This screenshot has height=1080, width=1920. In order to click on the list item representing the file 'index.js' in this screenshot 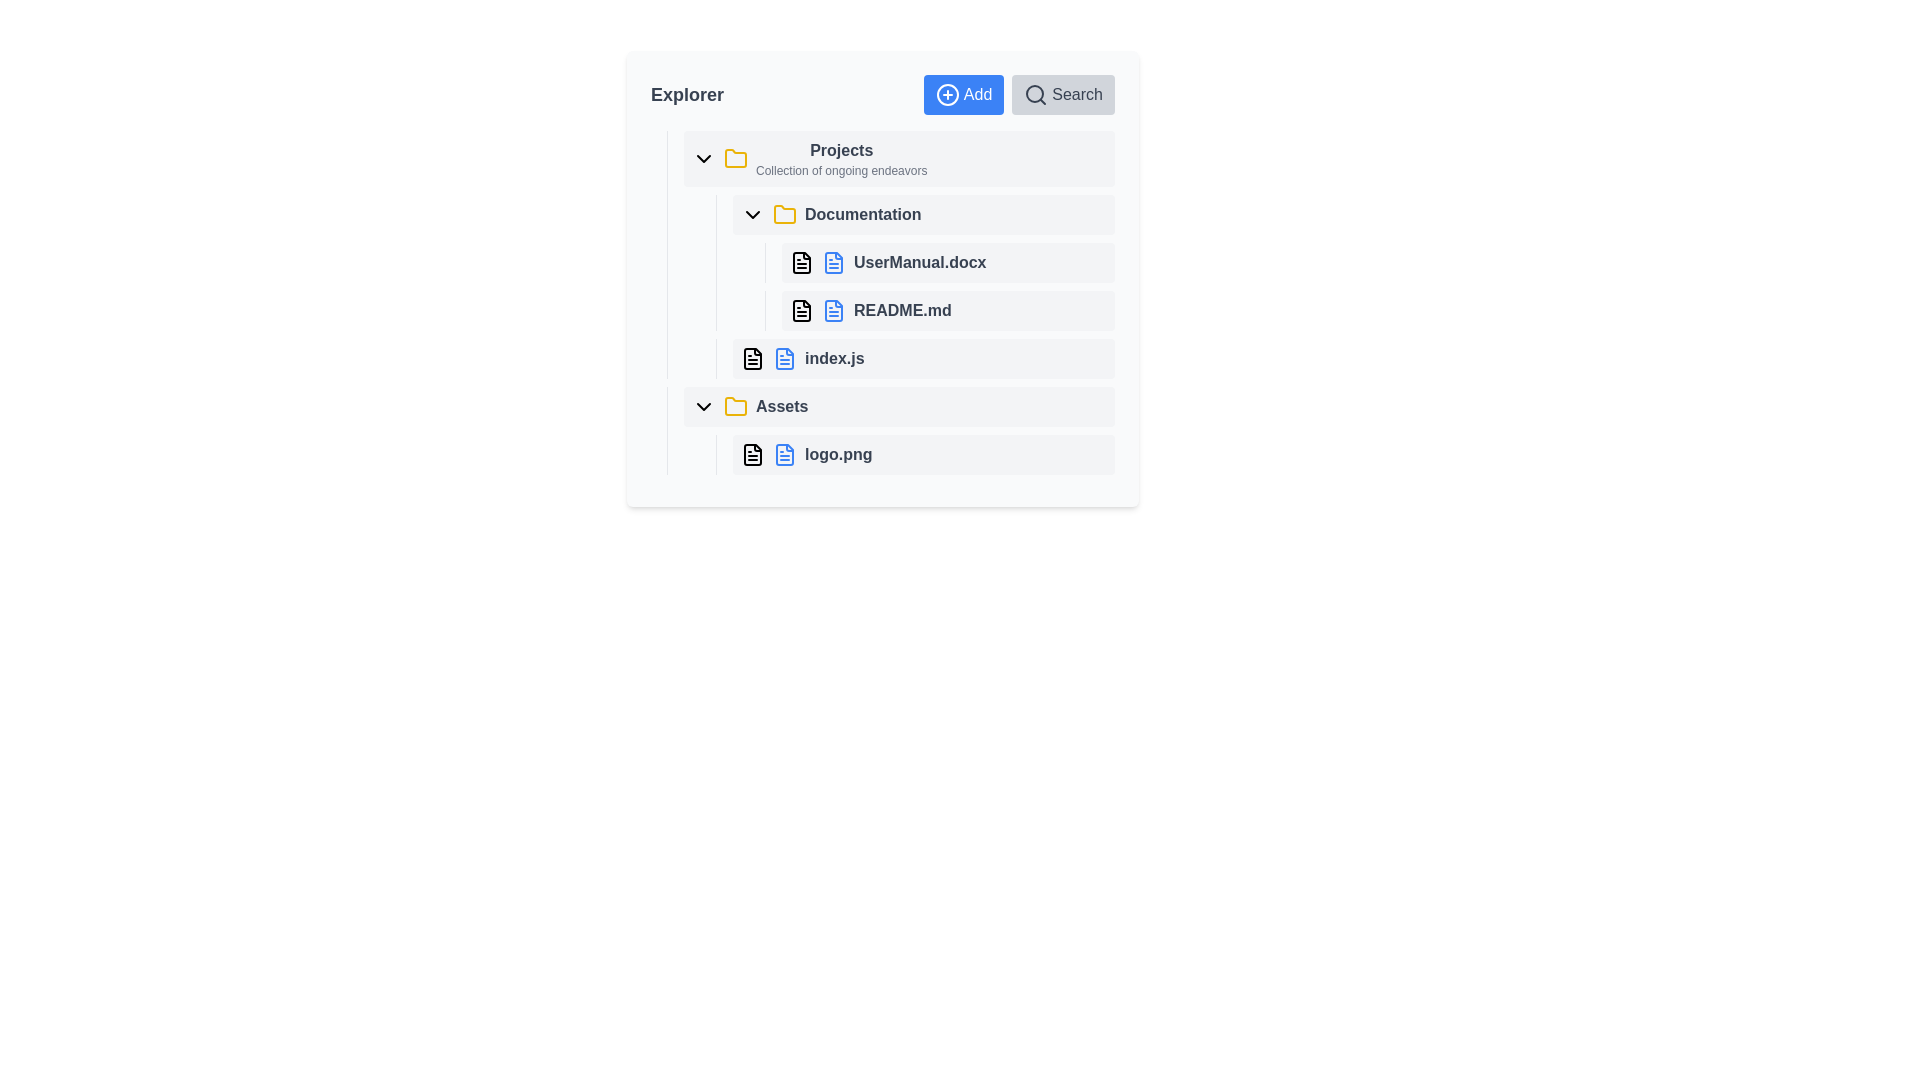, I will do `click(923, 357)`.